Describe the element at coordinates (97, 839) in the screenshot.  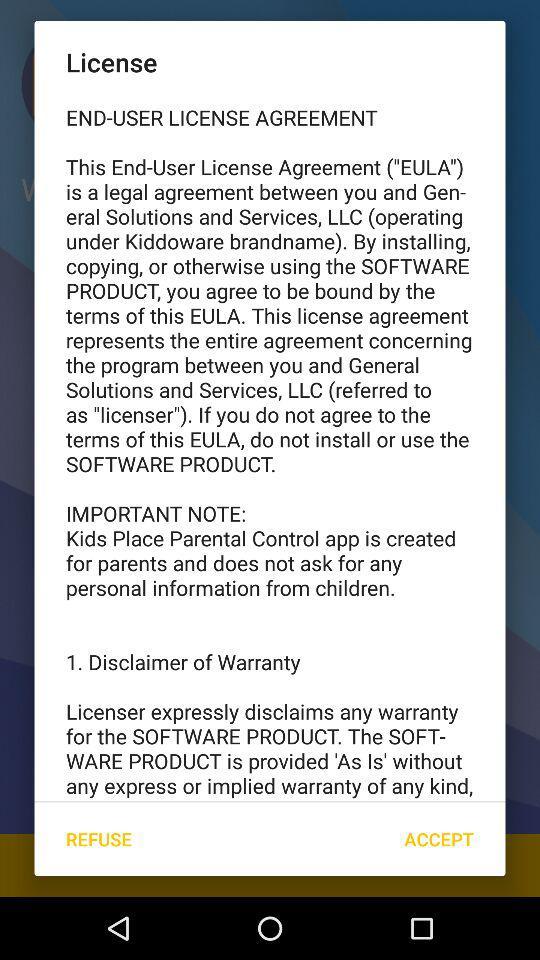
I see `the refuse icon` at that location.